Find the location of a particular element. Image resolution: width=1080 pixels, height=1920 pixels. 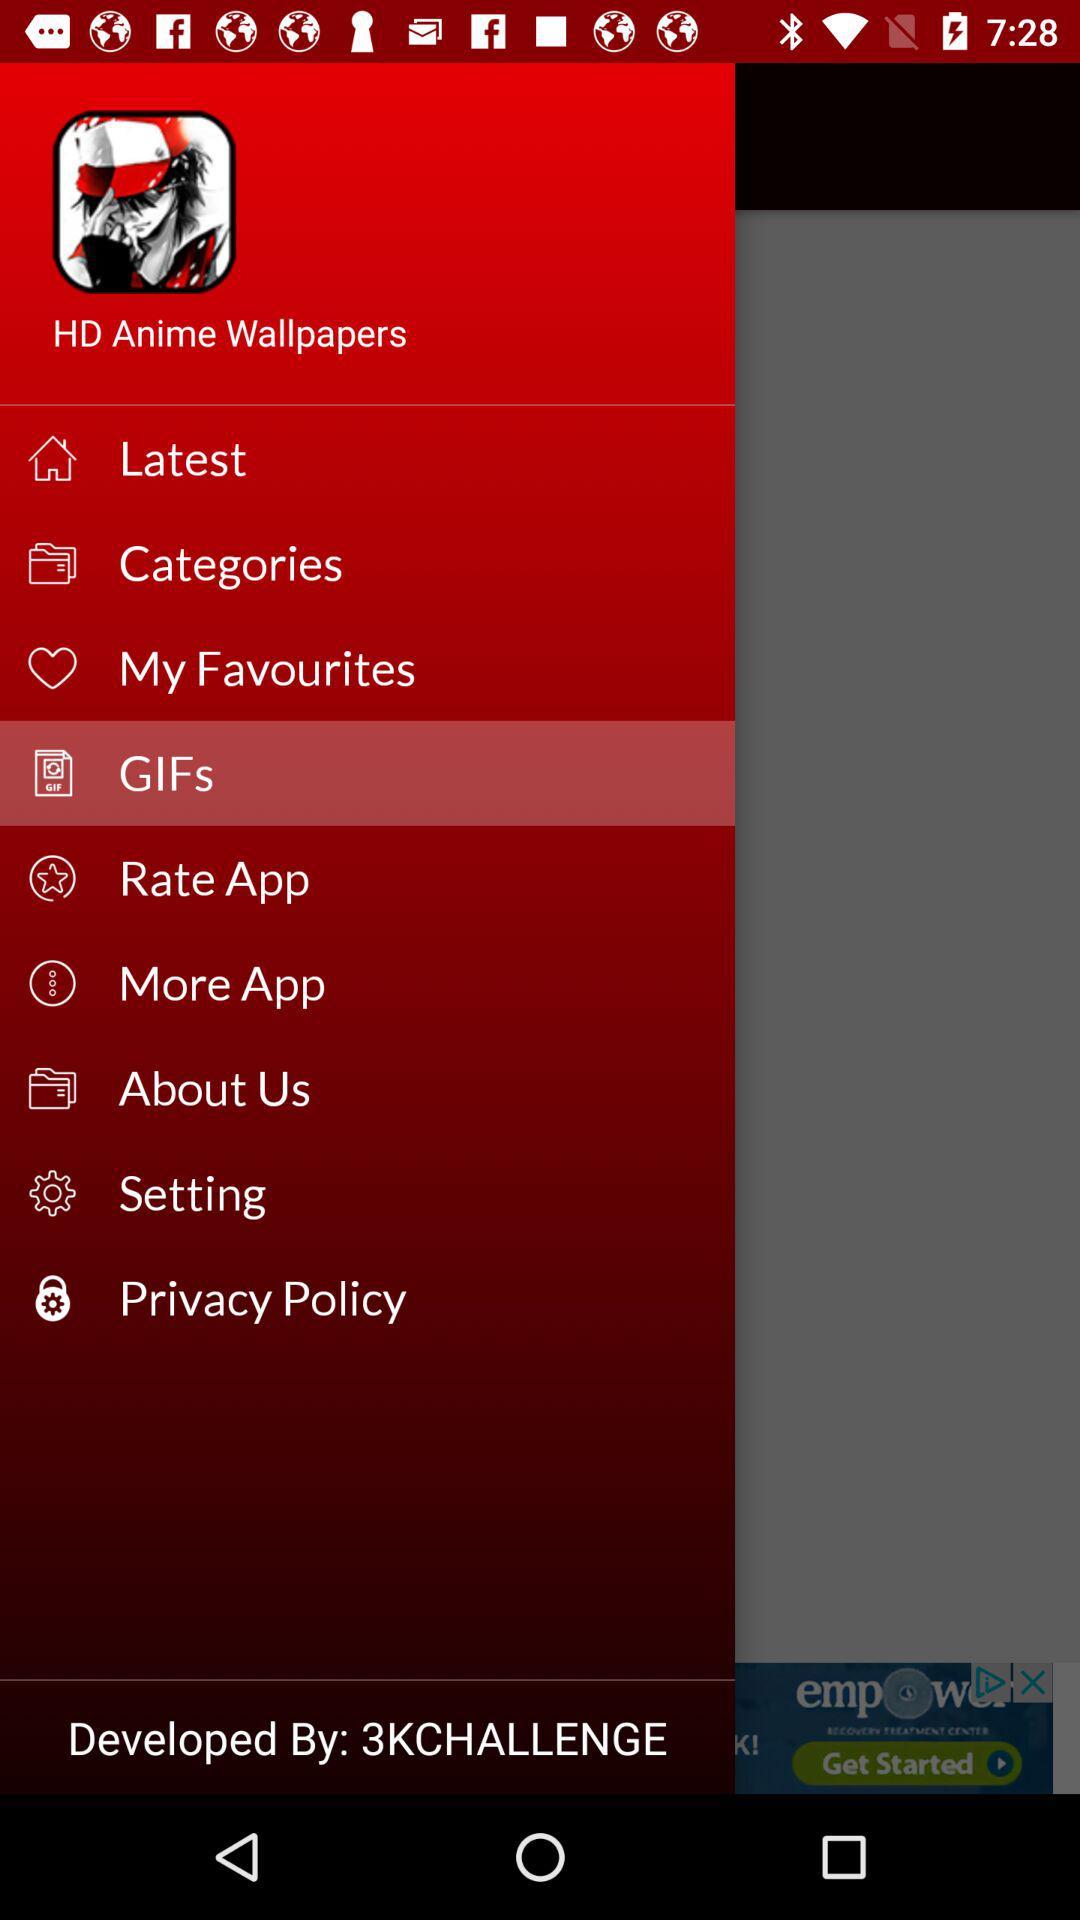

the setting icon is located at coordinates (412, 1193).